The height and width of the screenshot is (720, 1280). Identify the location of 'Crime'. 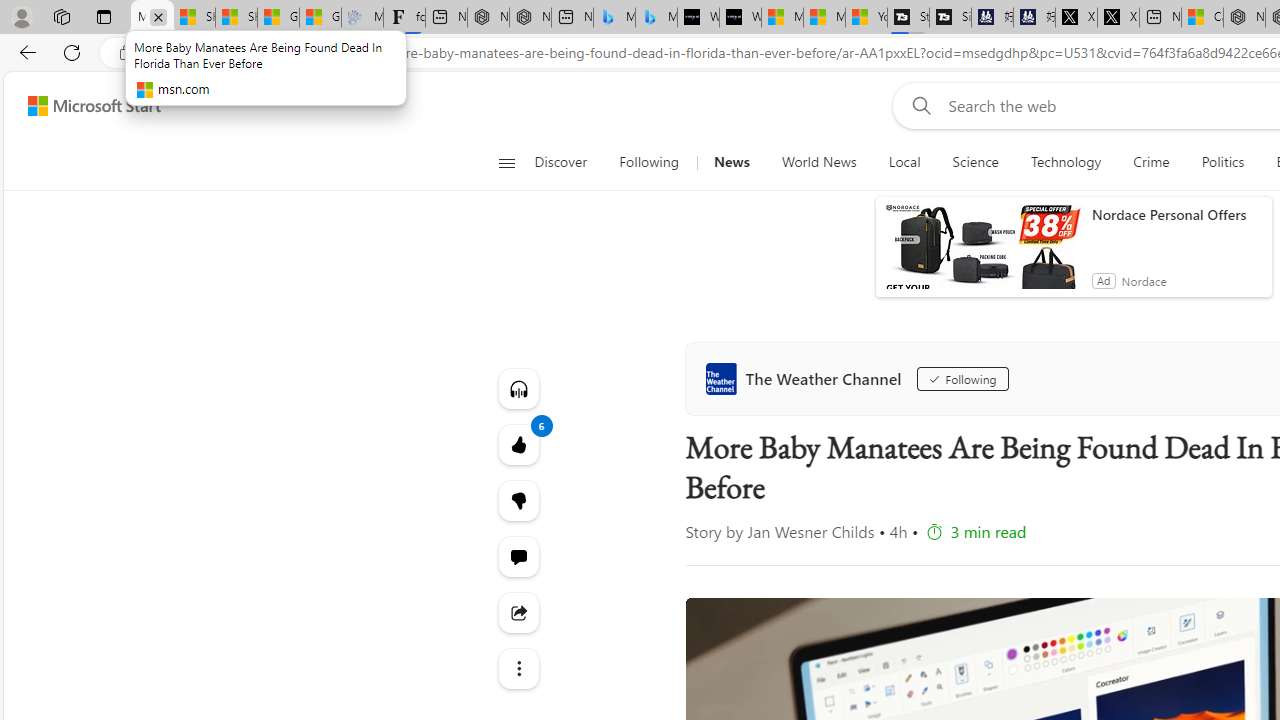
(1151, 162).